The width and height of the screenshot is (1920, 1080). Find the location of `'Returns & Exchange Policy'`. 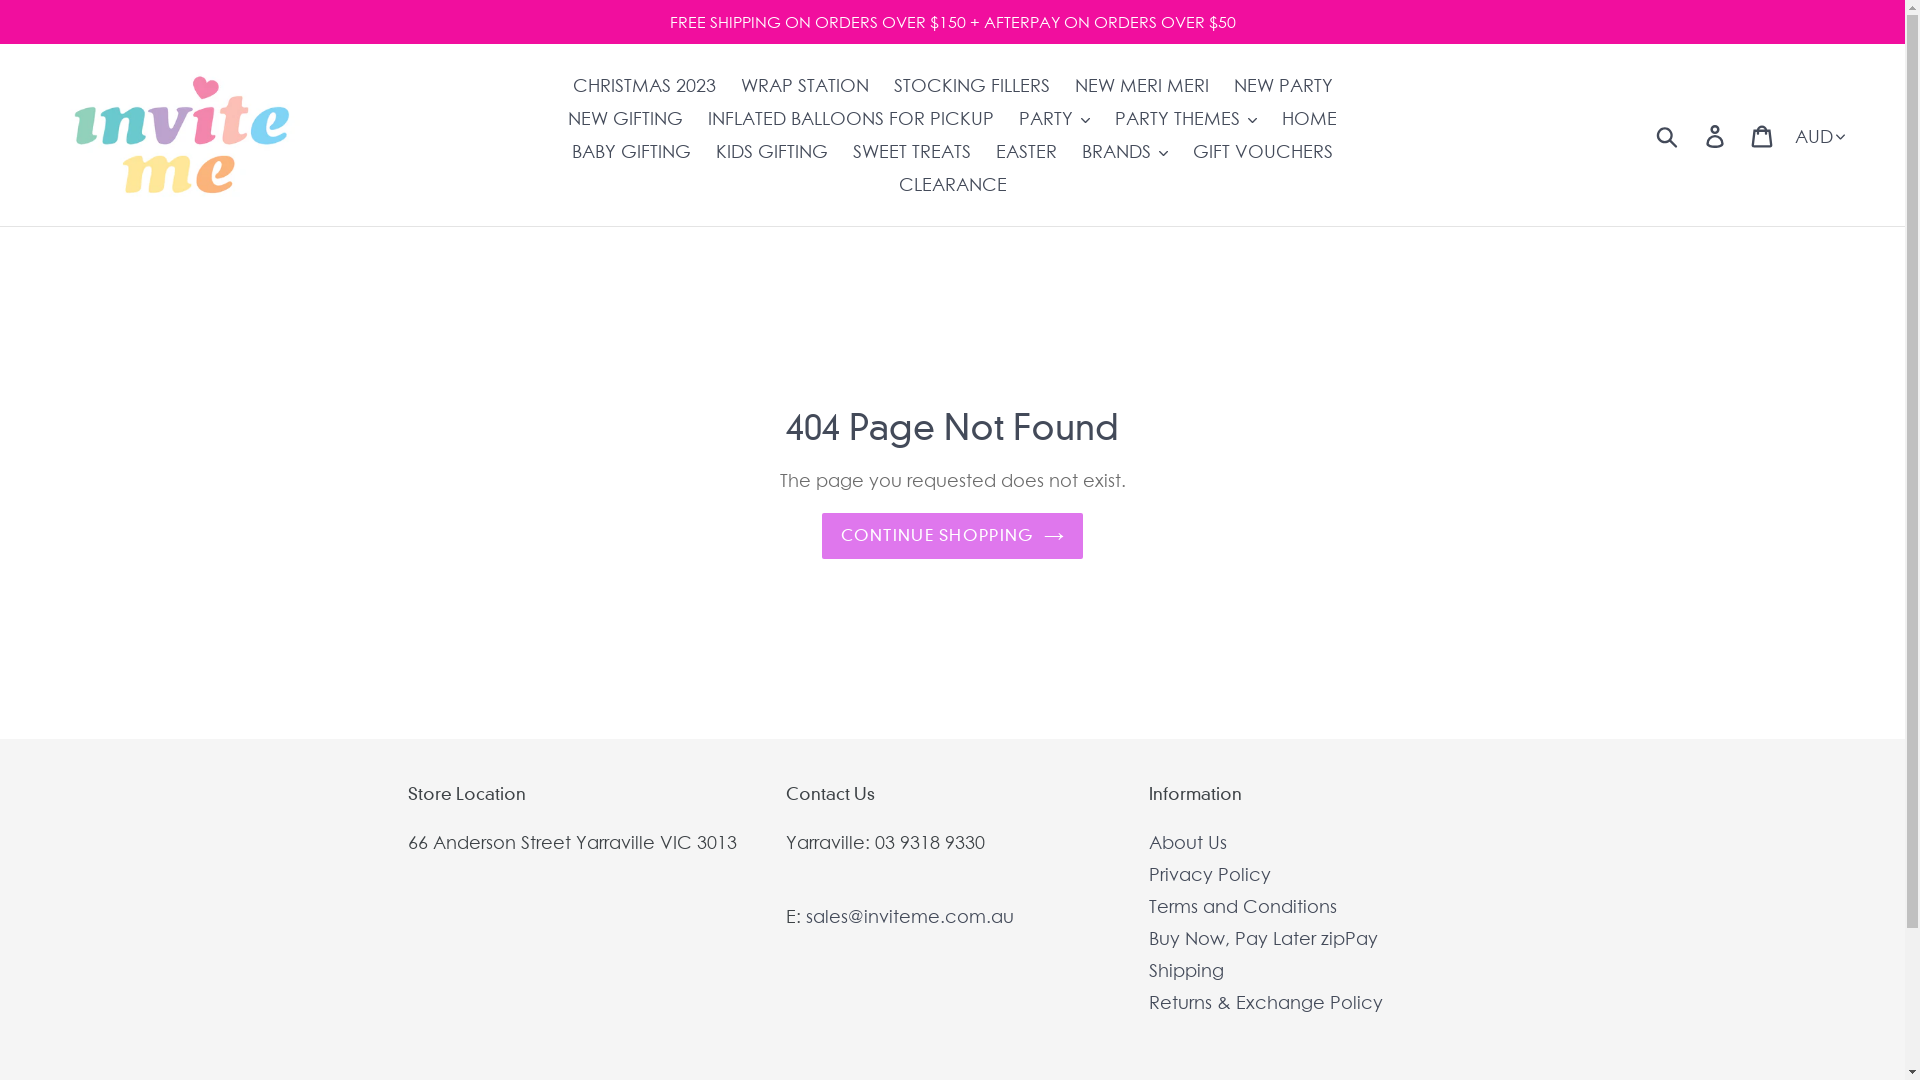

'Returns & Exchange Policy' is located at coordinates (1265, 1002).